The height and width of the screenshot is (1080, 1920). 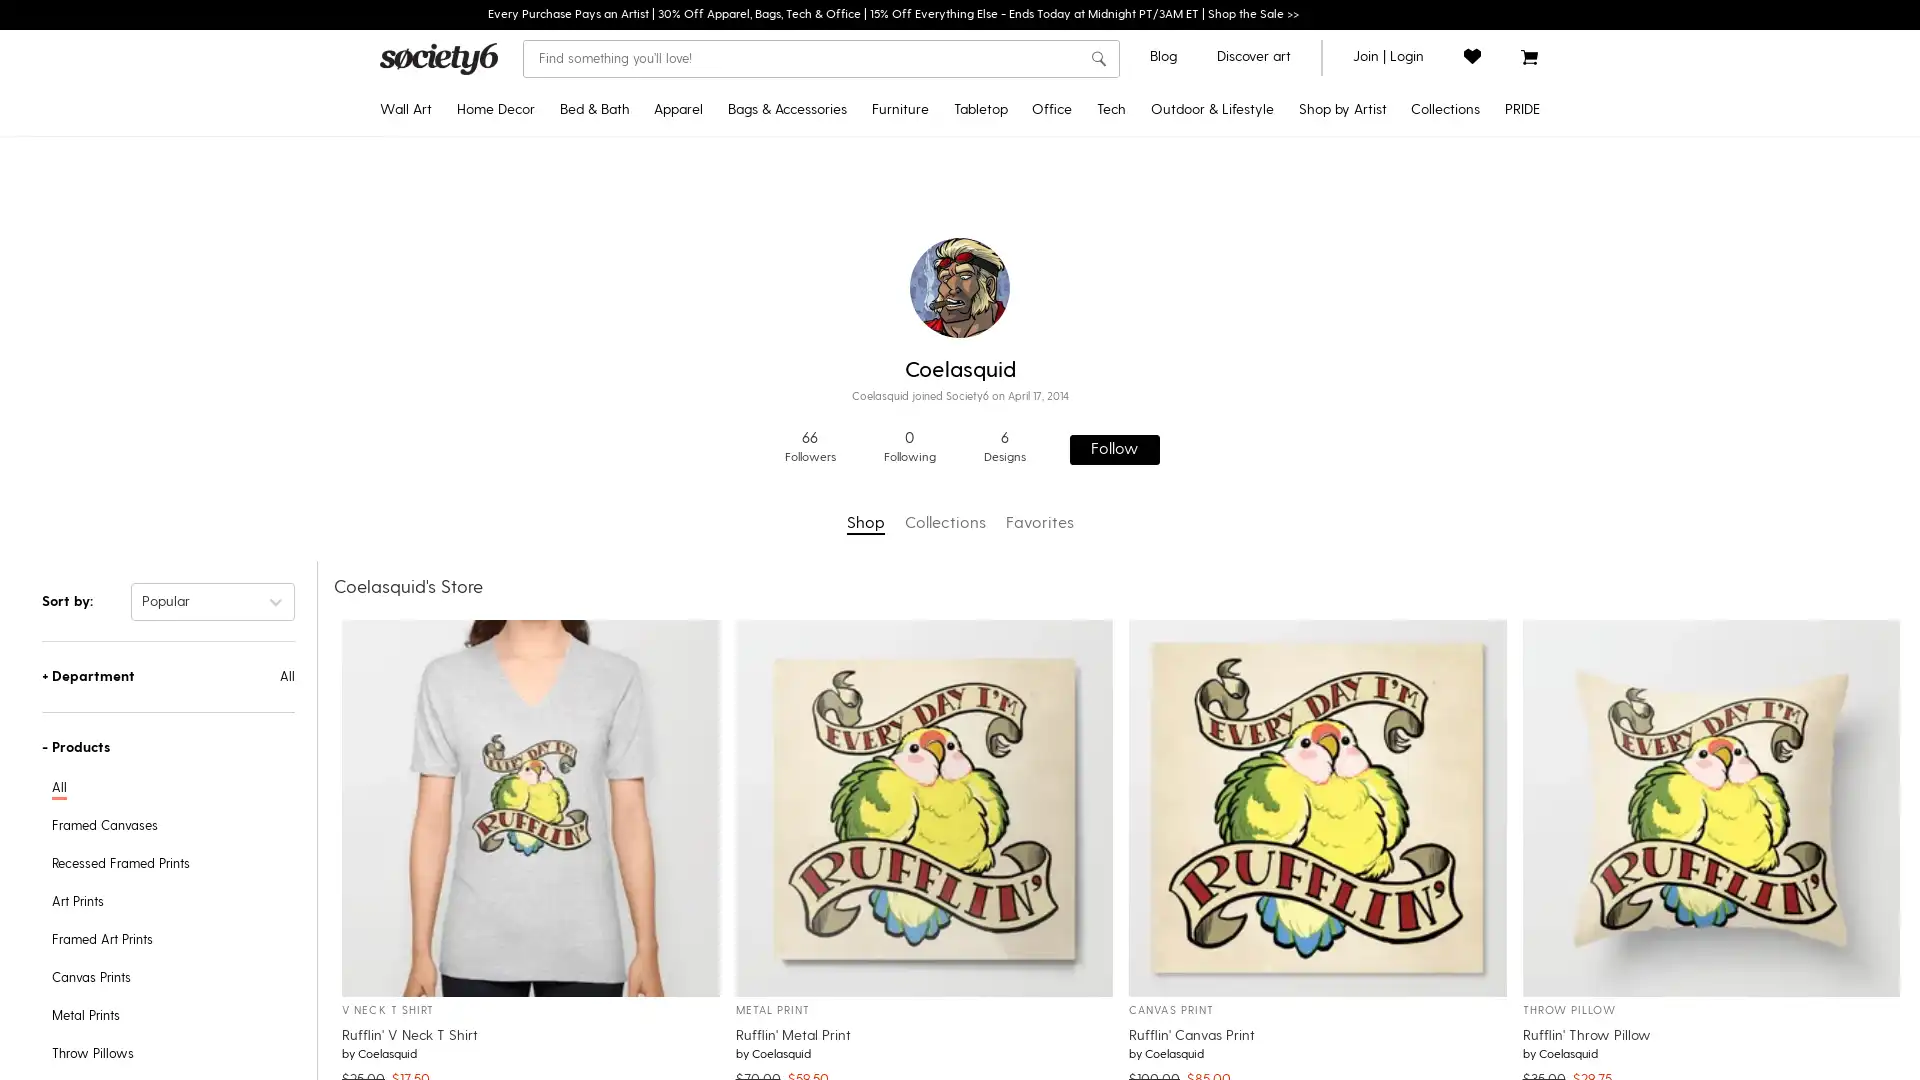 What do you see at coordinates (979, 110) in the screenshot?
I see `Tabletop` at bounding box center [979, 110].